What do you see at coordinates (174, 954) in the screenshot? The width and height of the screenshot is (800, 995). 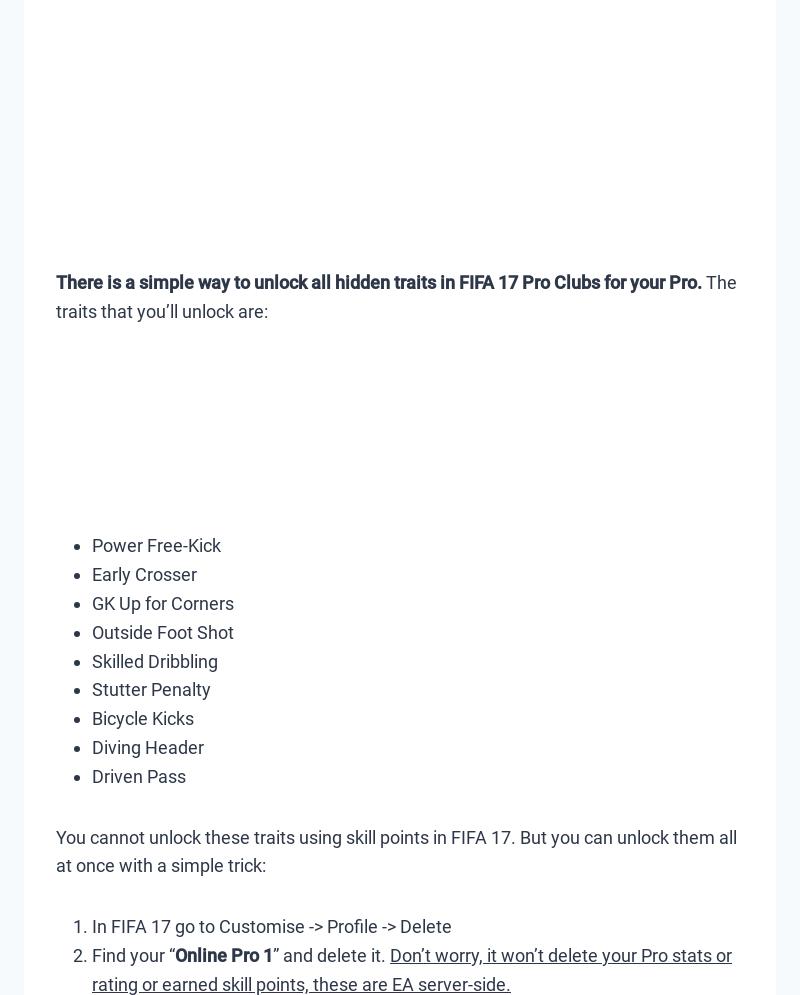 I see `'Online Pro 1'` at bounding box center [174, 954].